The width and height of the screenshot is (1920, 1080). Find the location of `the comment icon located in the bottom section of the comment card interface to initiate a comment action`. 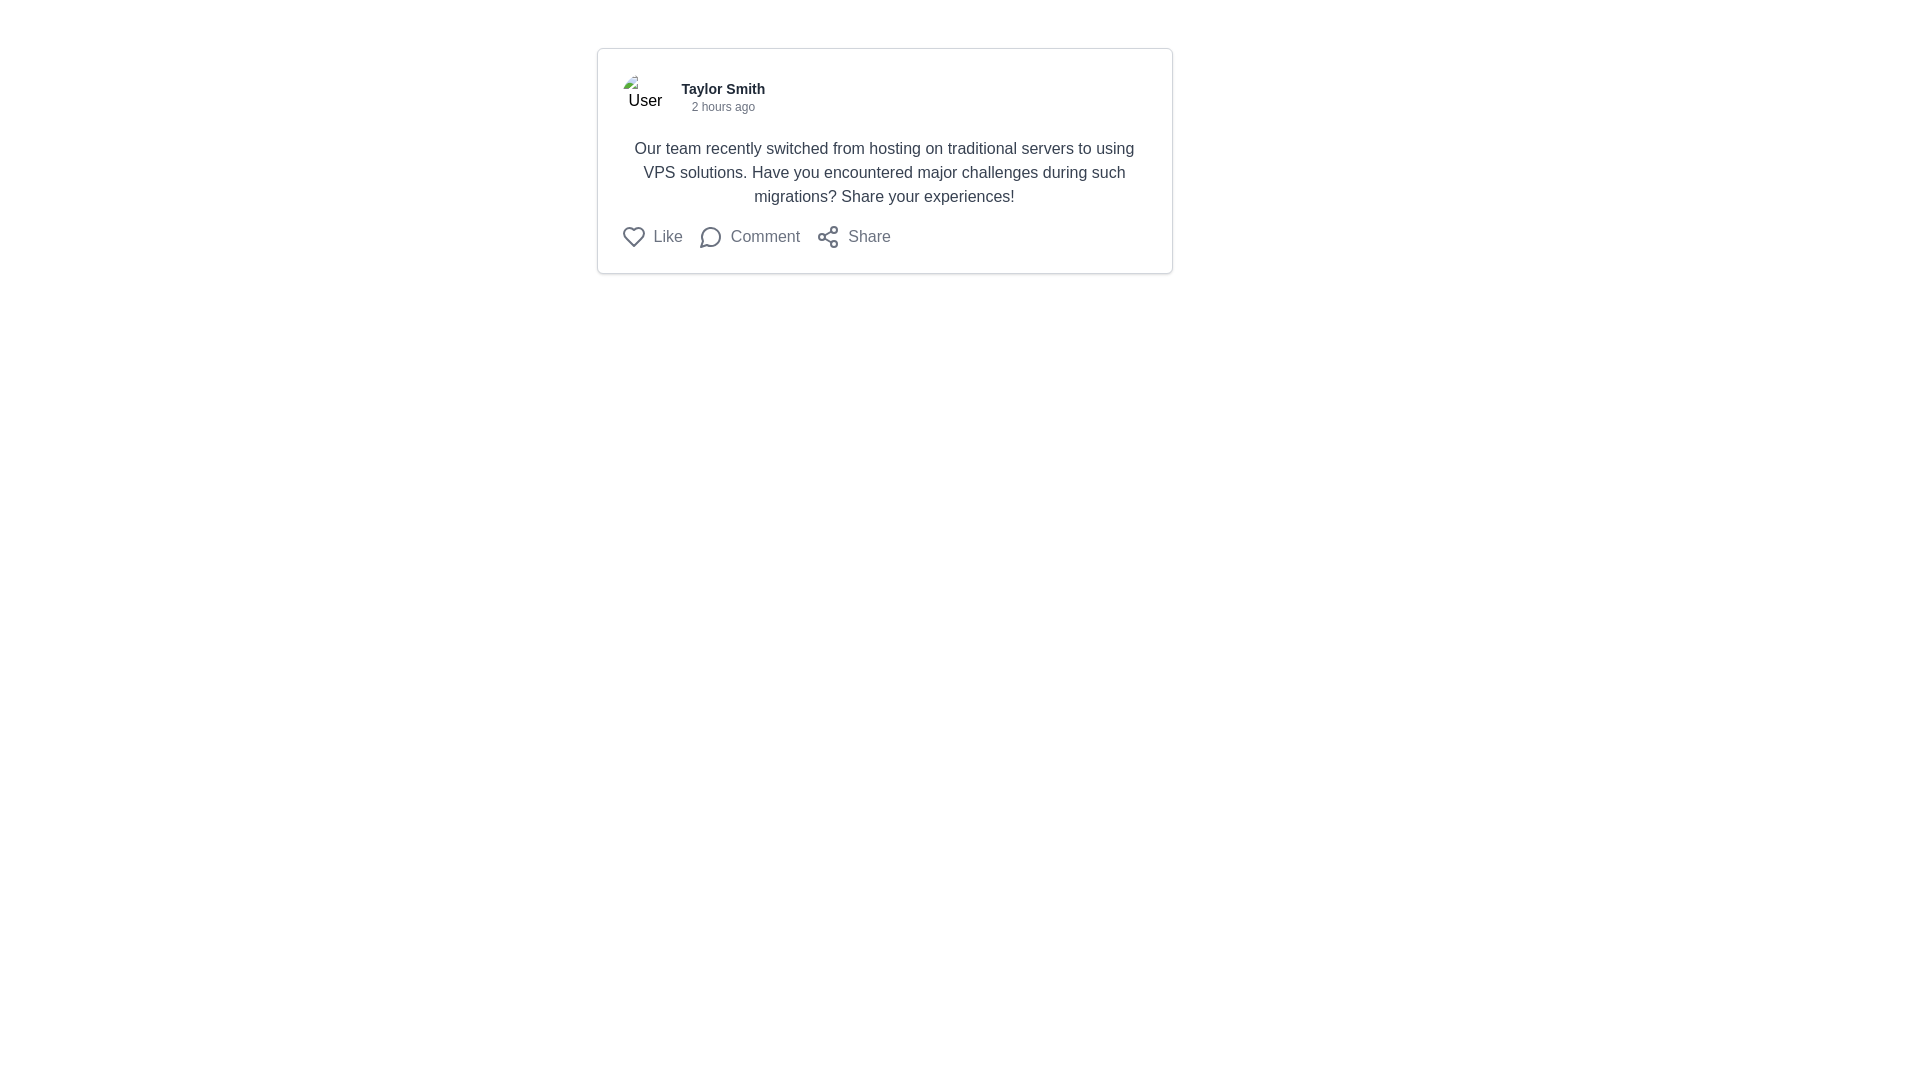

the comment icon located in the bottom section of the comment card interface to initiate a comment action is located at coordinates (710, 236).